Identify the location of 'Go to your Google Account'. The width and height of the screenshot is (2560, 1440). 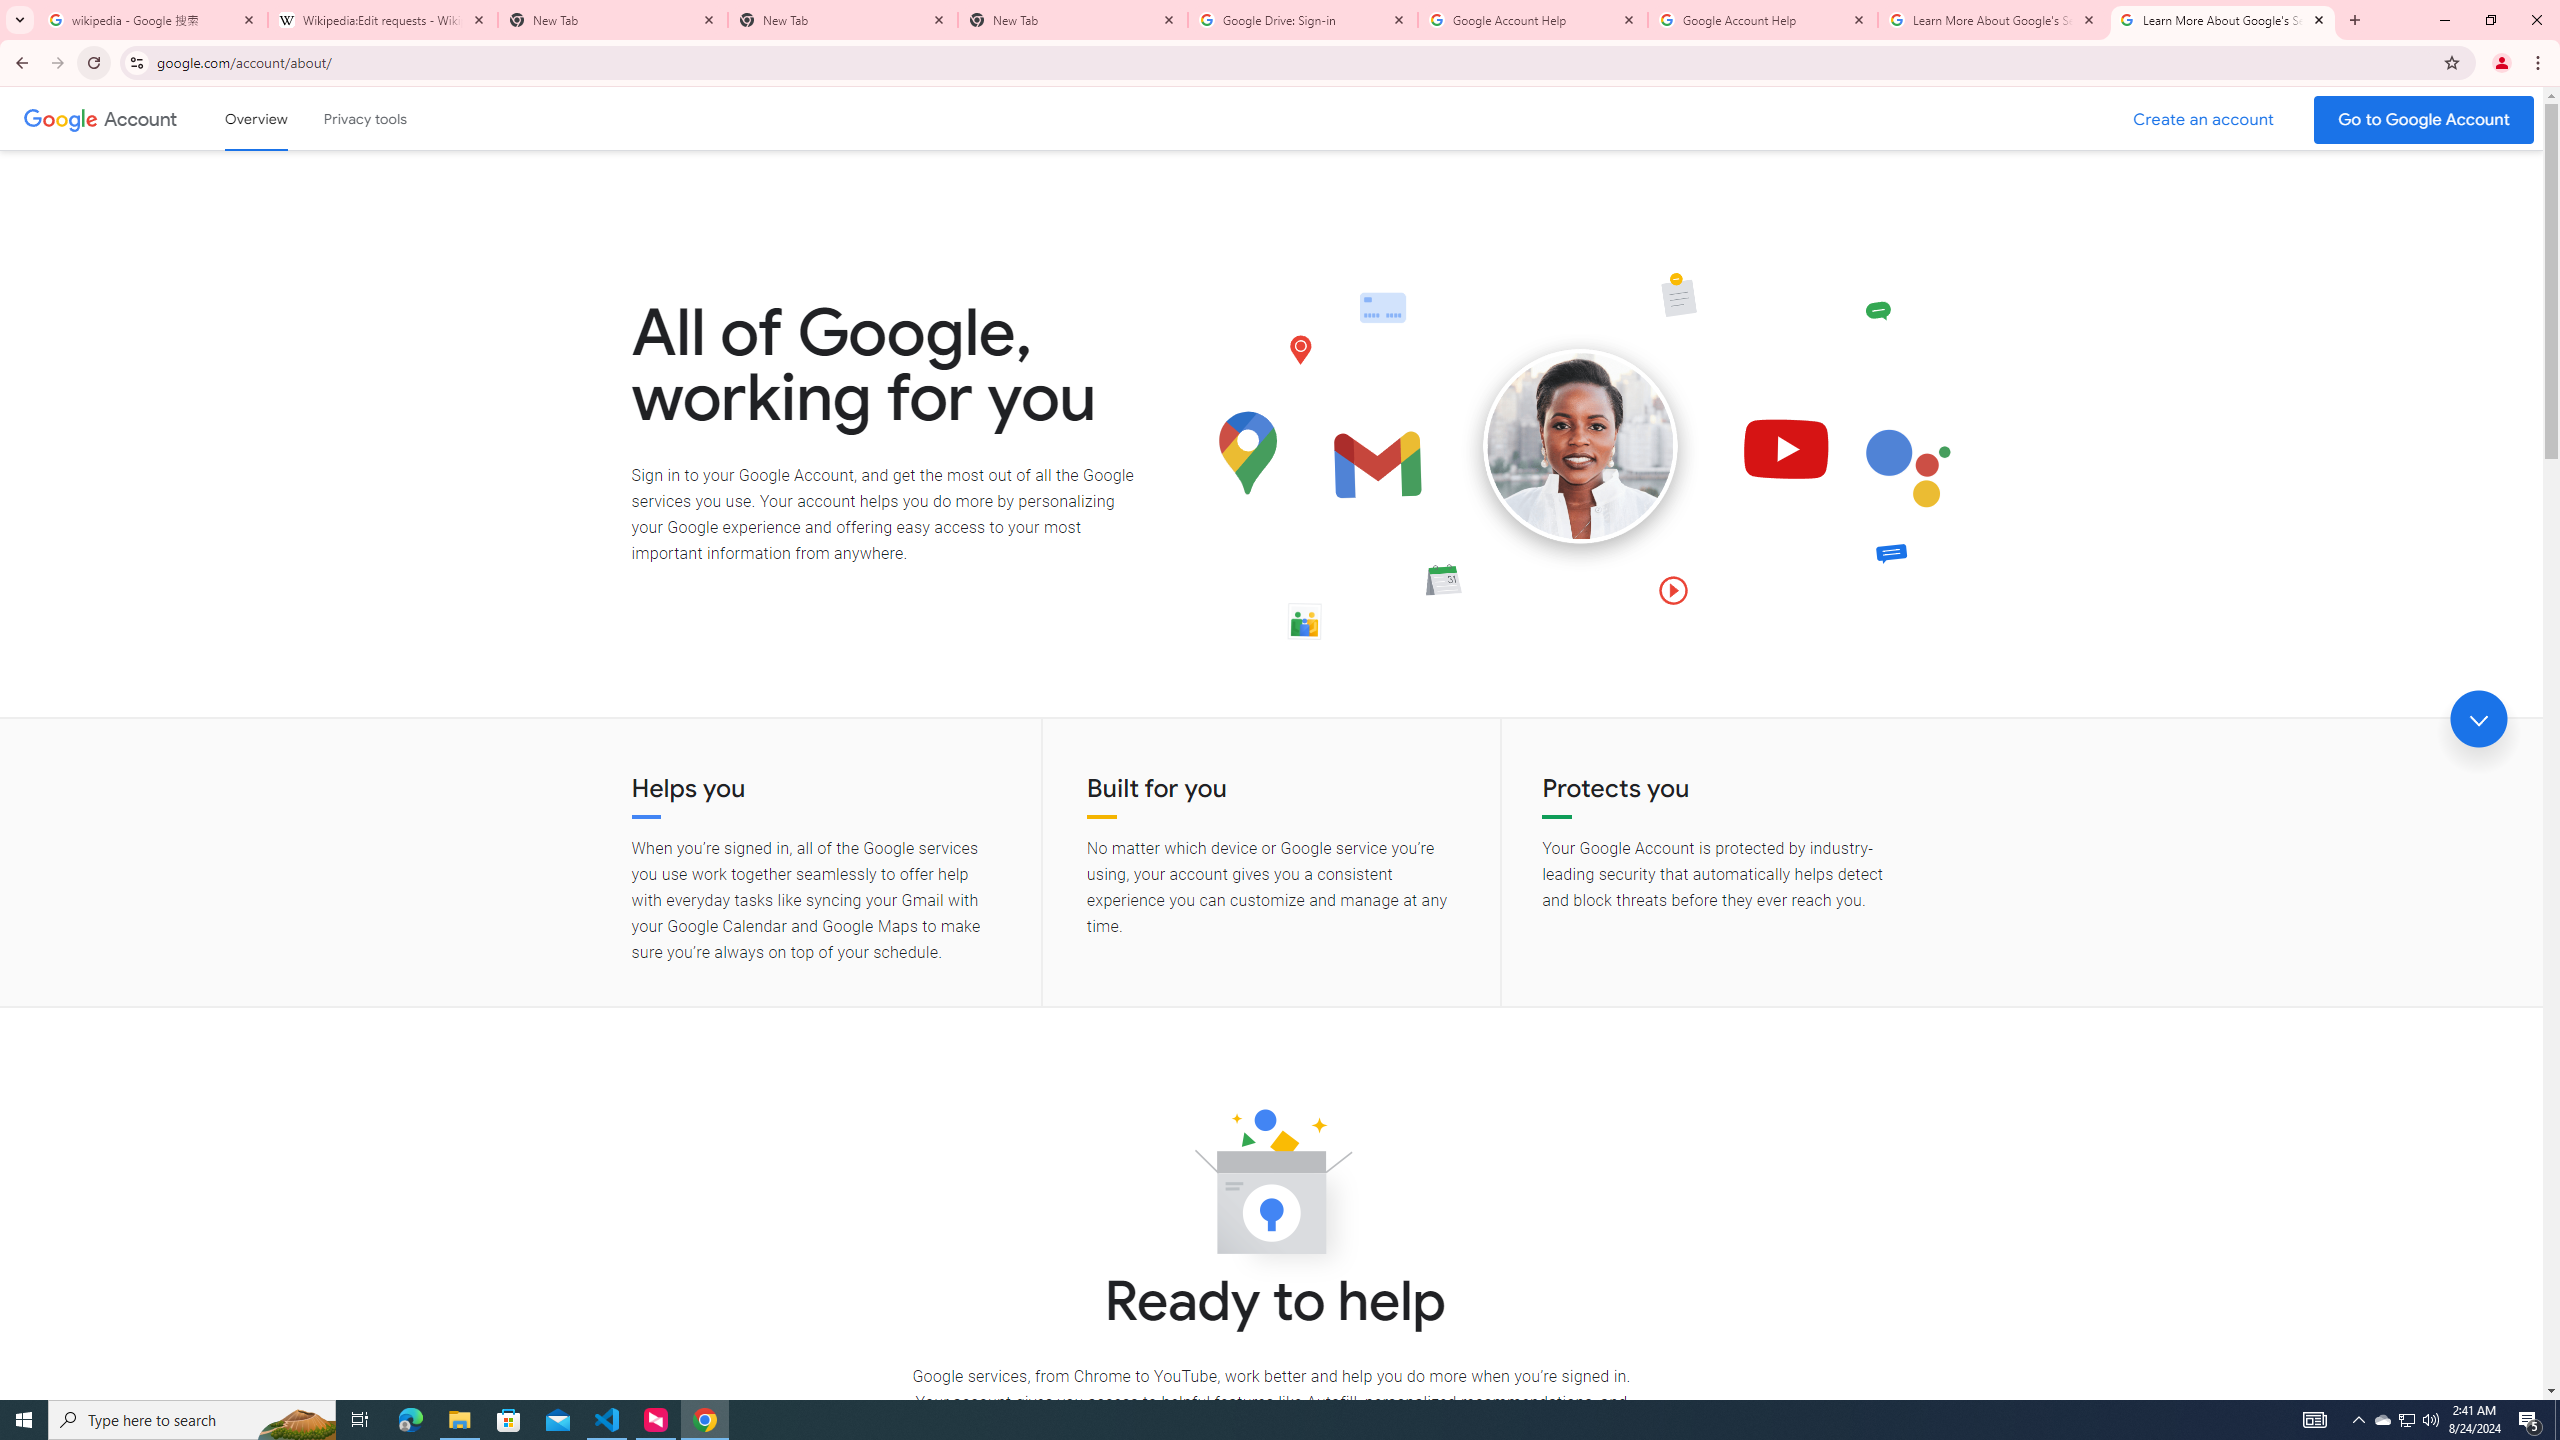
(2424, 119).